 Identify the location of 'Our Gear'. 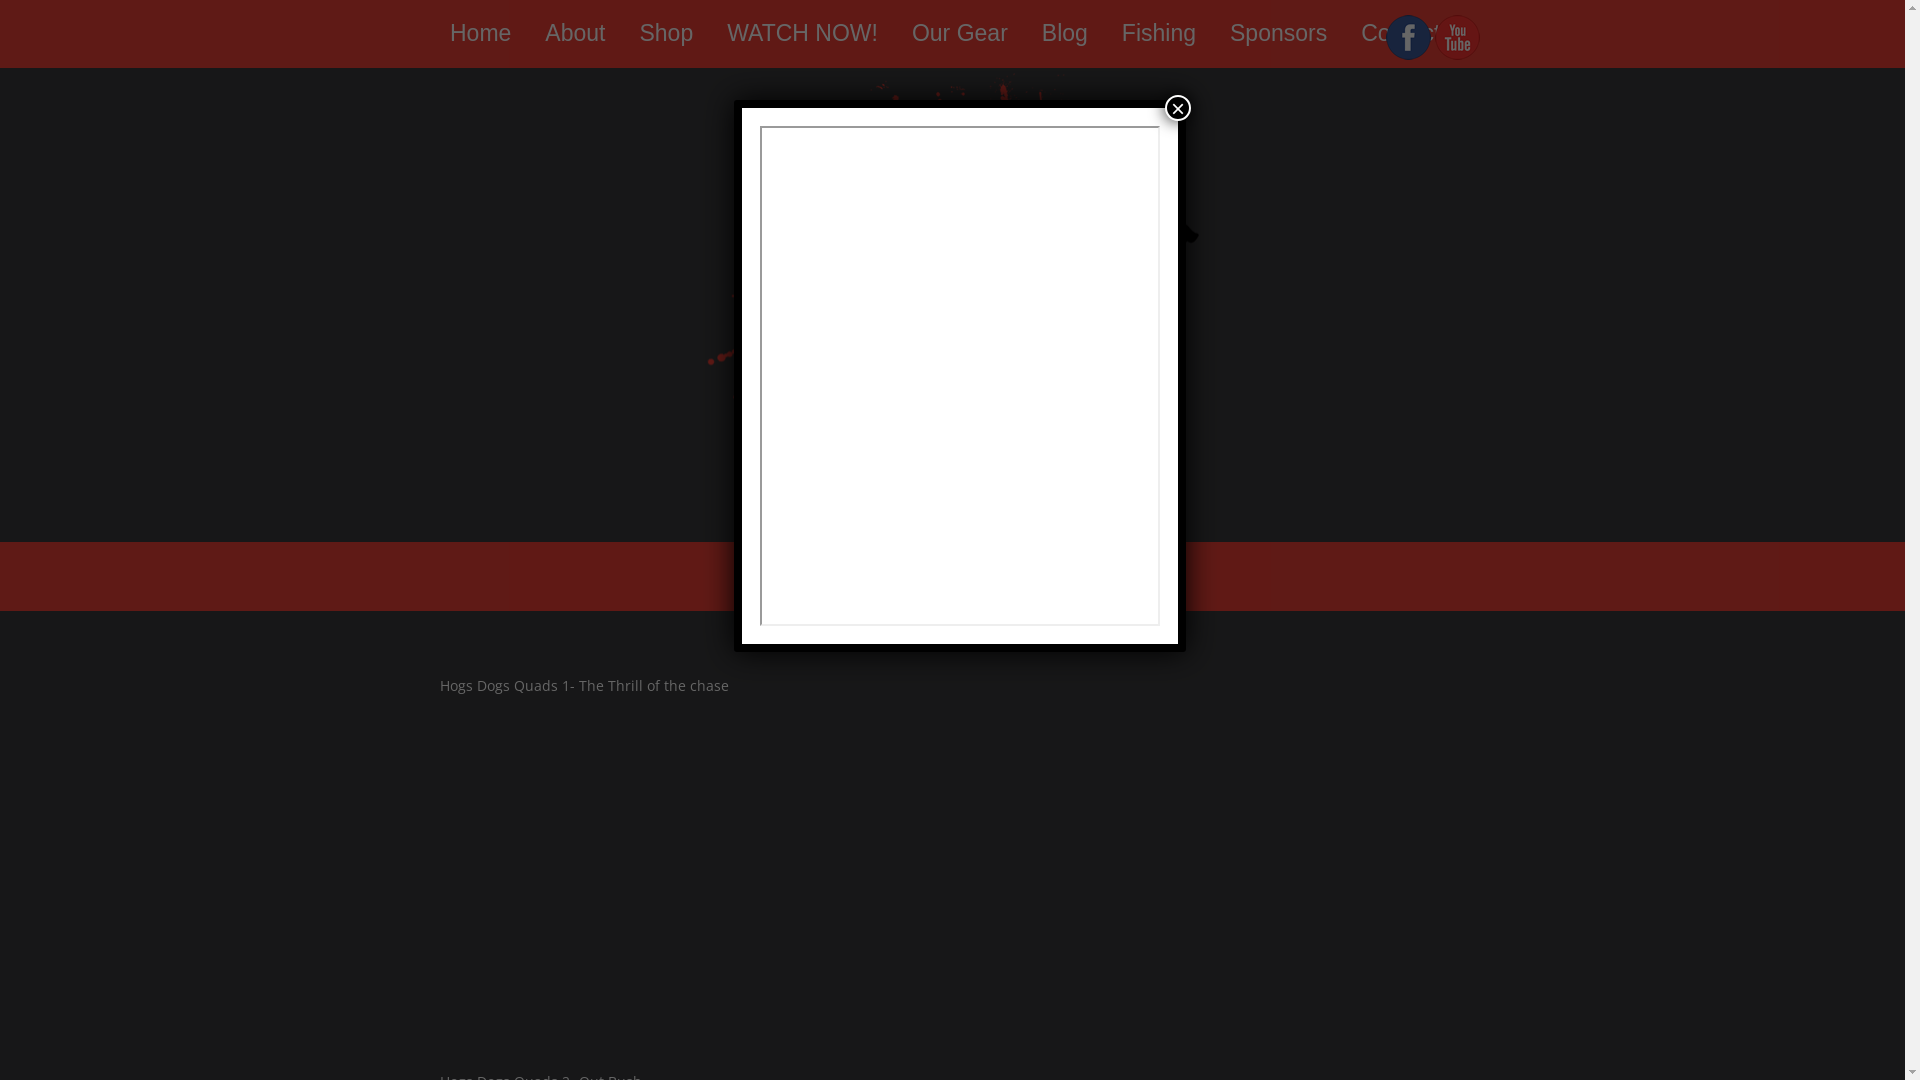
(960, 33).